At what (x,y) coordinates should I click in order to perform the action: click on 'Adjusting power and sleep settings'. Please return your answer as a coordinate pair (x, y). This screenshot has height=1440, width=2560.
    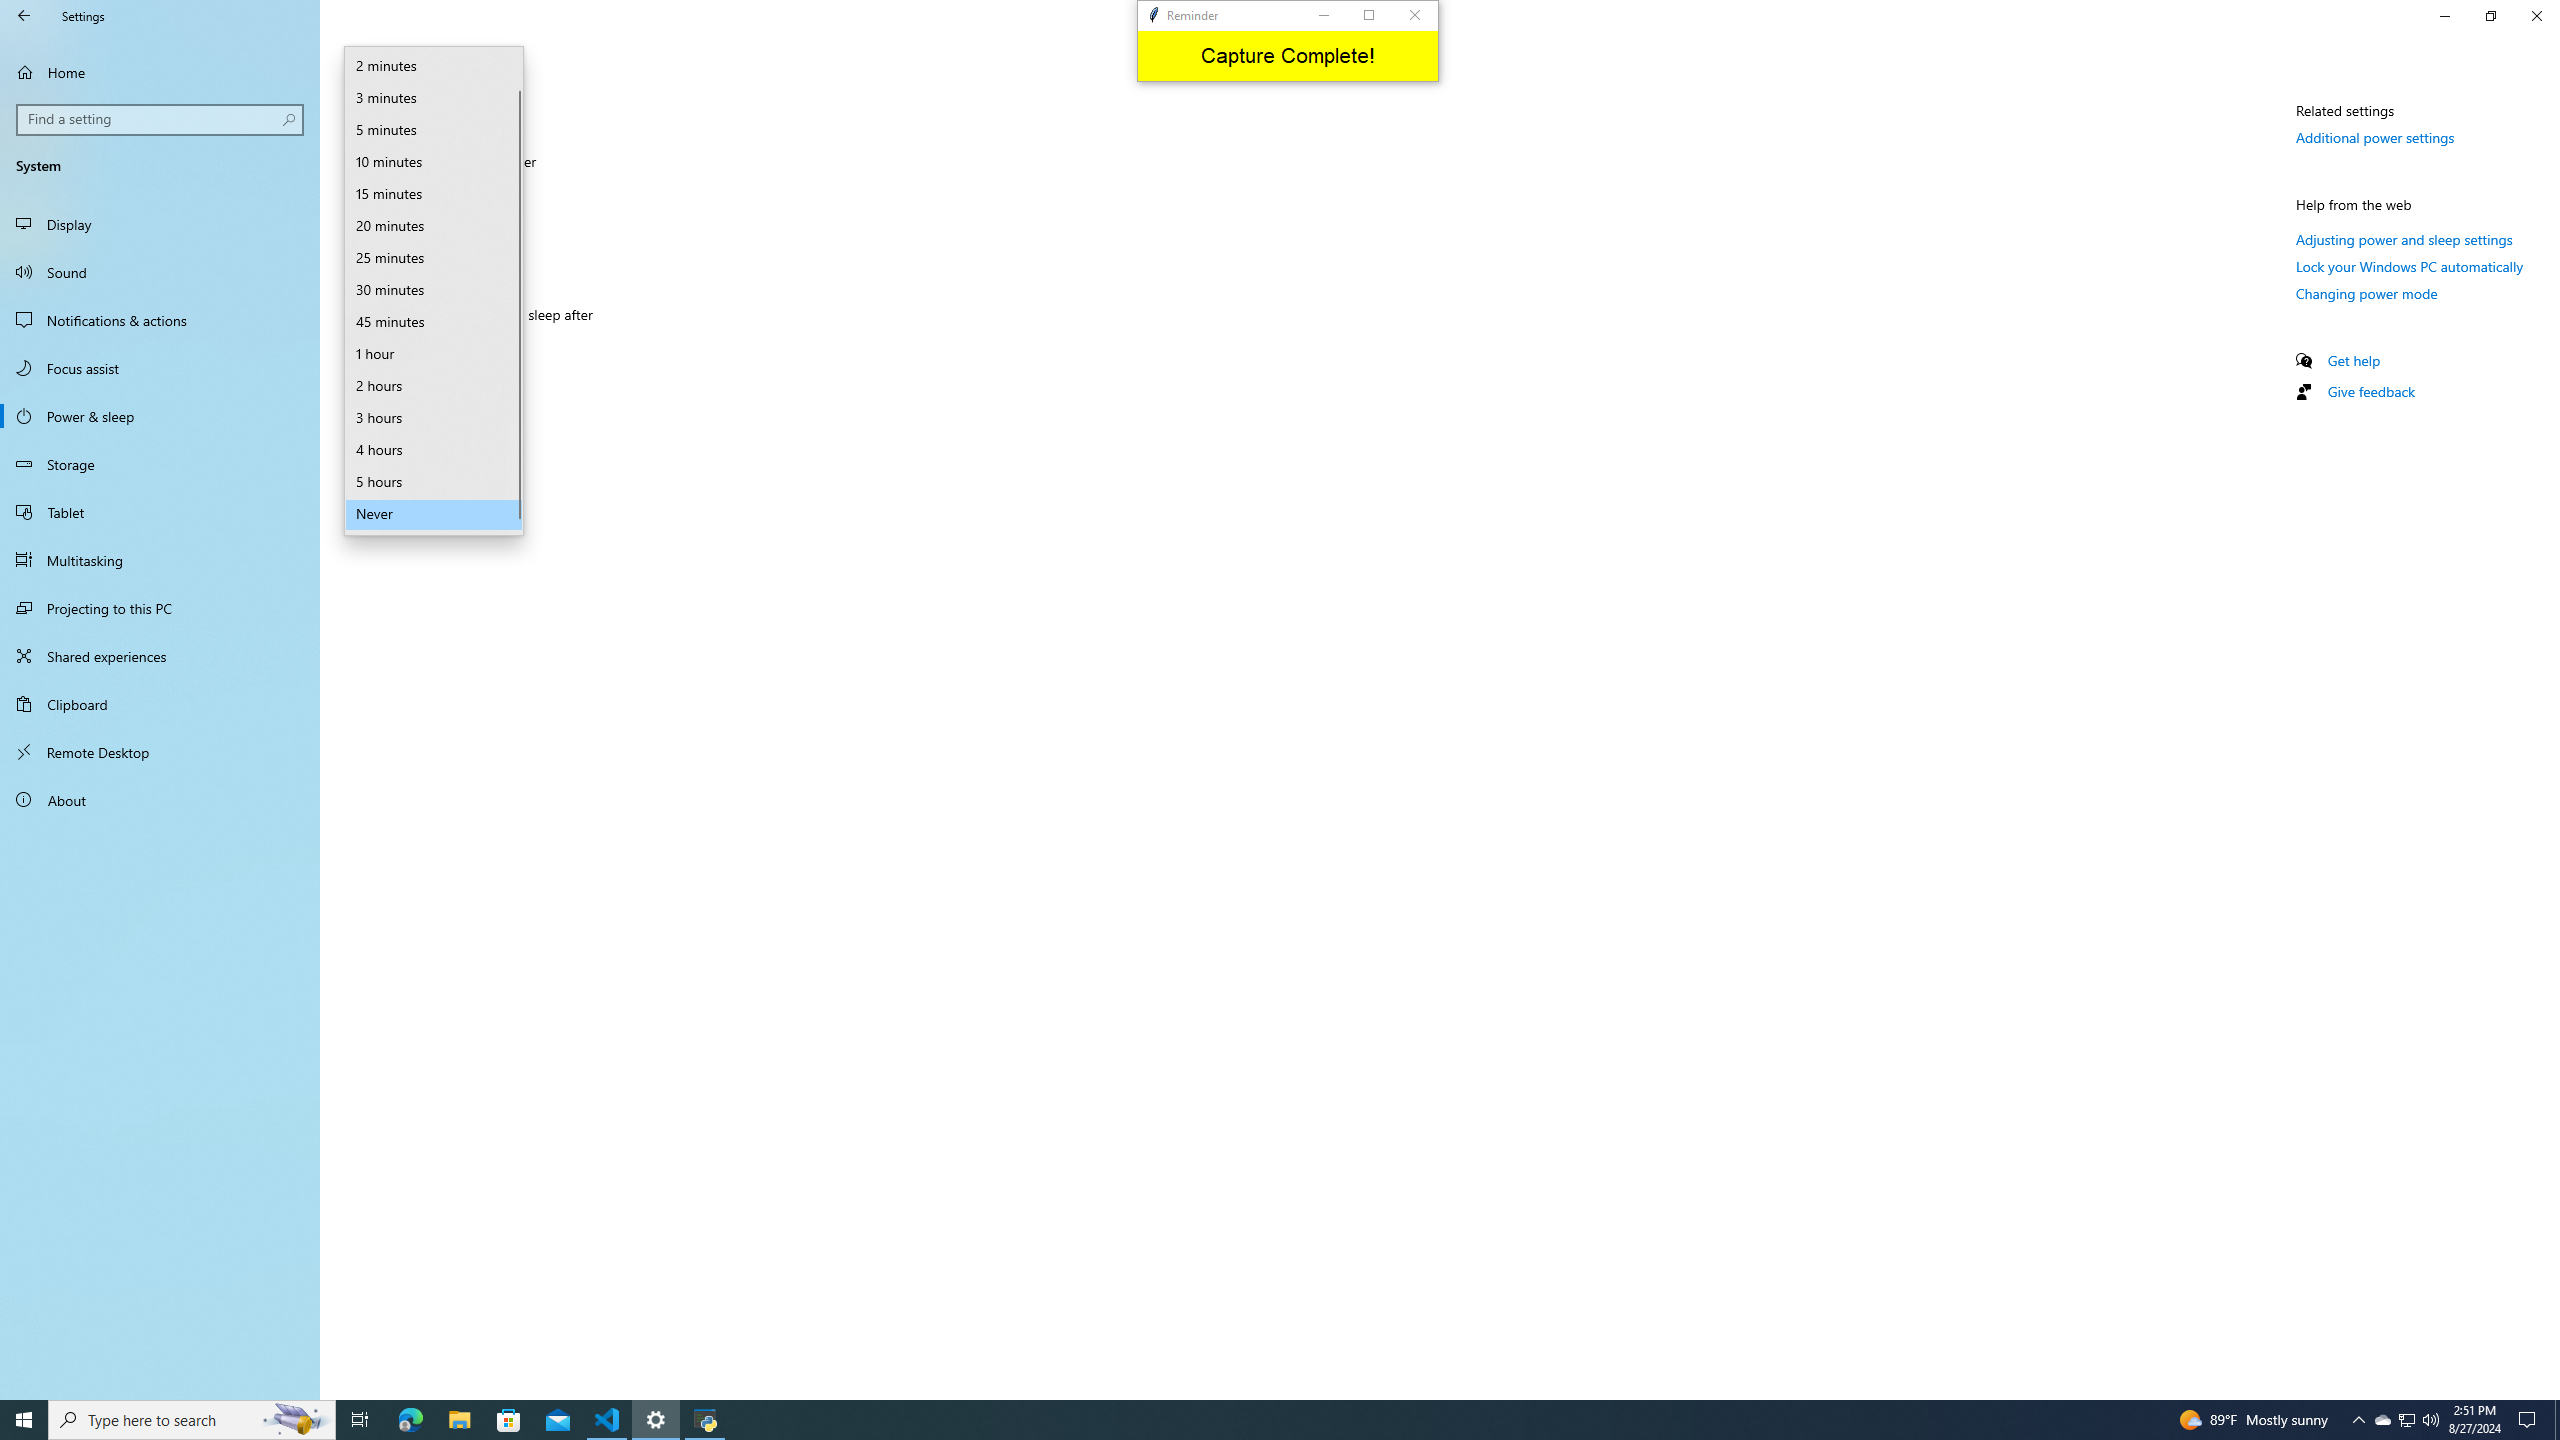
    Looking at the image, I should click on (2405, 238).